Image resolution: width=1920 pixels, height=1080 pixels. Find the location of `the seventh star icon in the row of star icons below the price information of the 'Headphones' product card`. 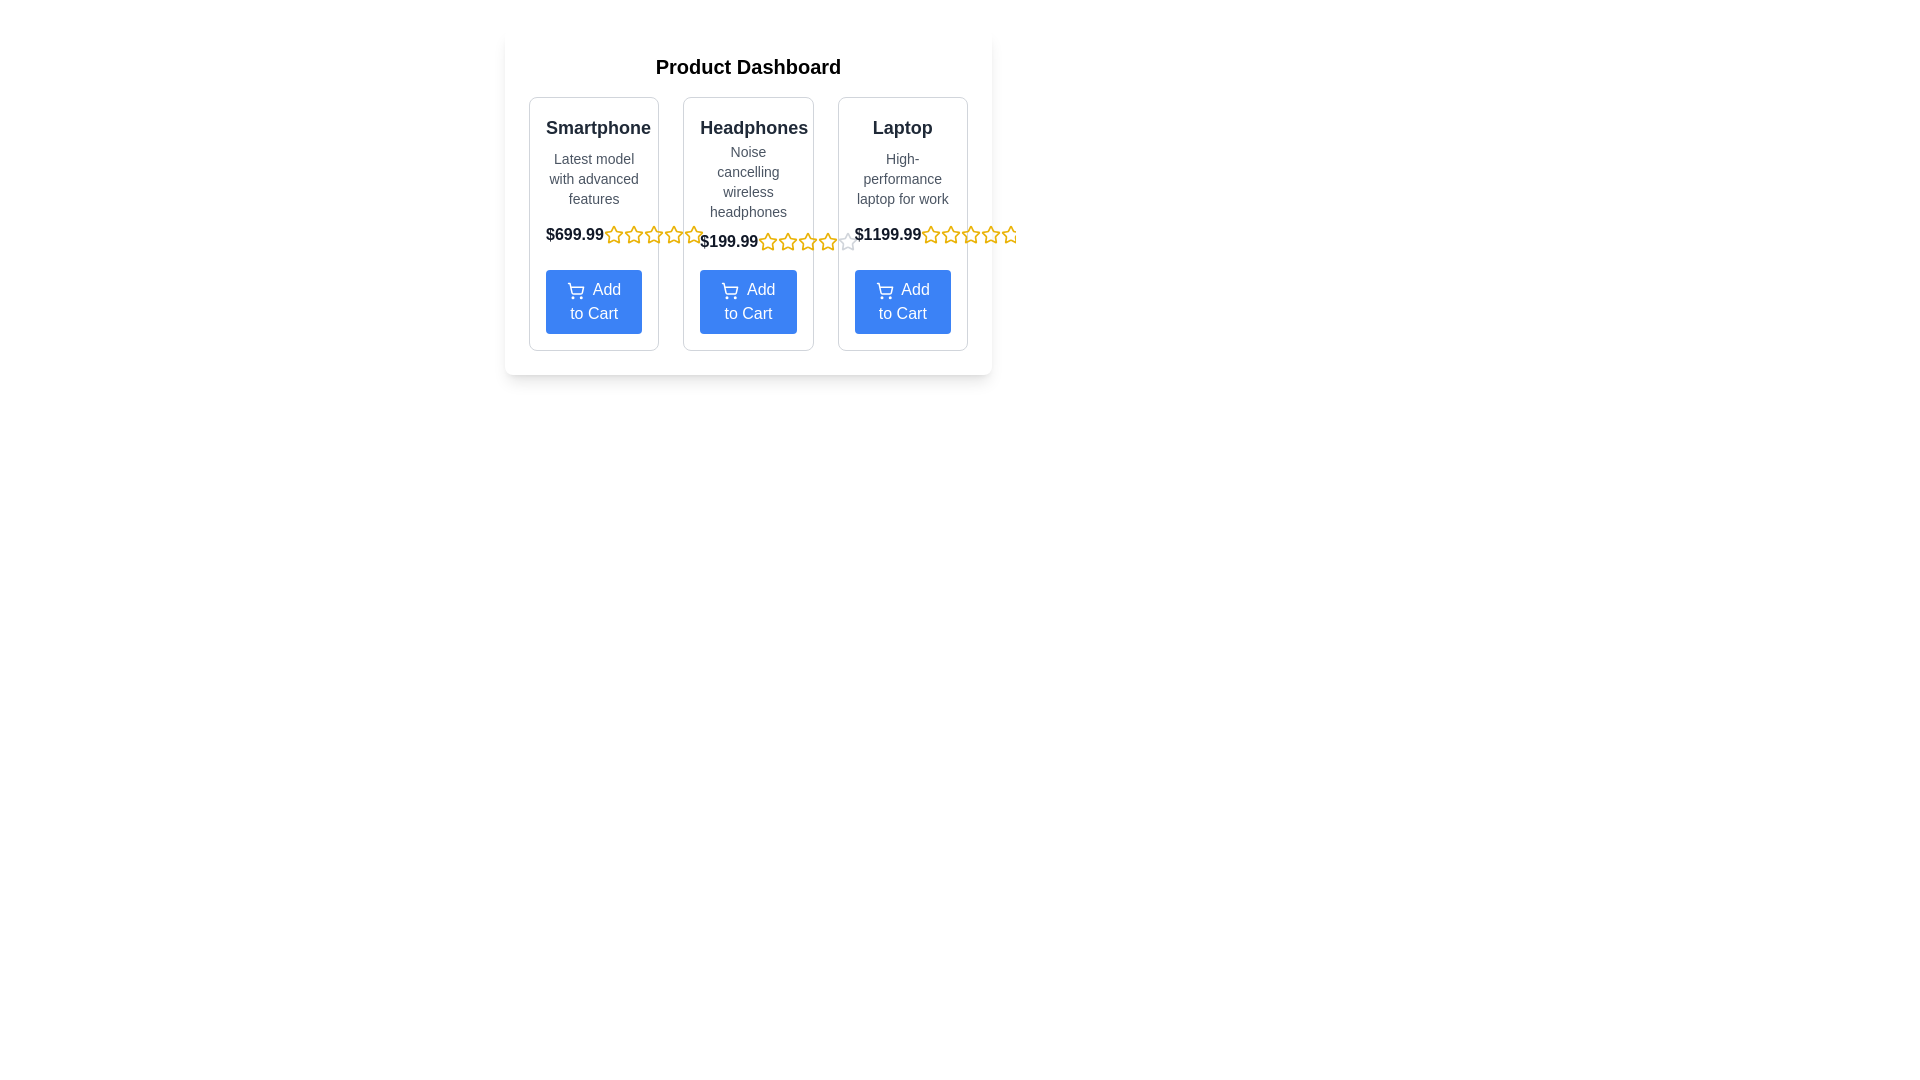

the seventh star icon in the row of star icons below the price information of the 'Headphones' product card is located at coordinates (673, 234).